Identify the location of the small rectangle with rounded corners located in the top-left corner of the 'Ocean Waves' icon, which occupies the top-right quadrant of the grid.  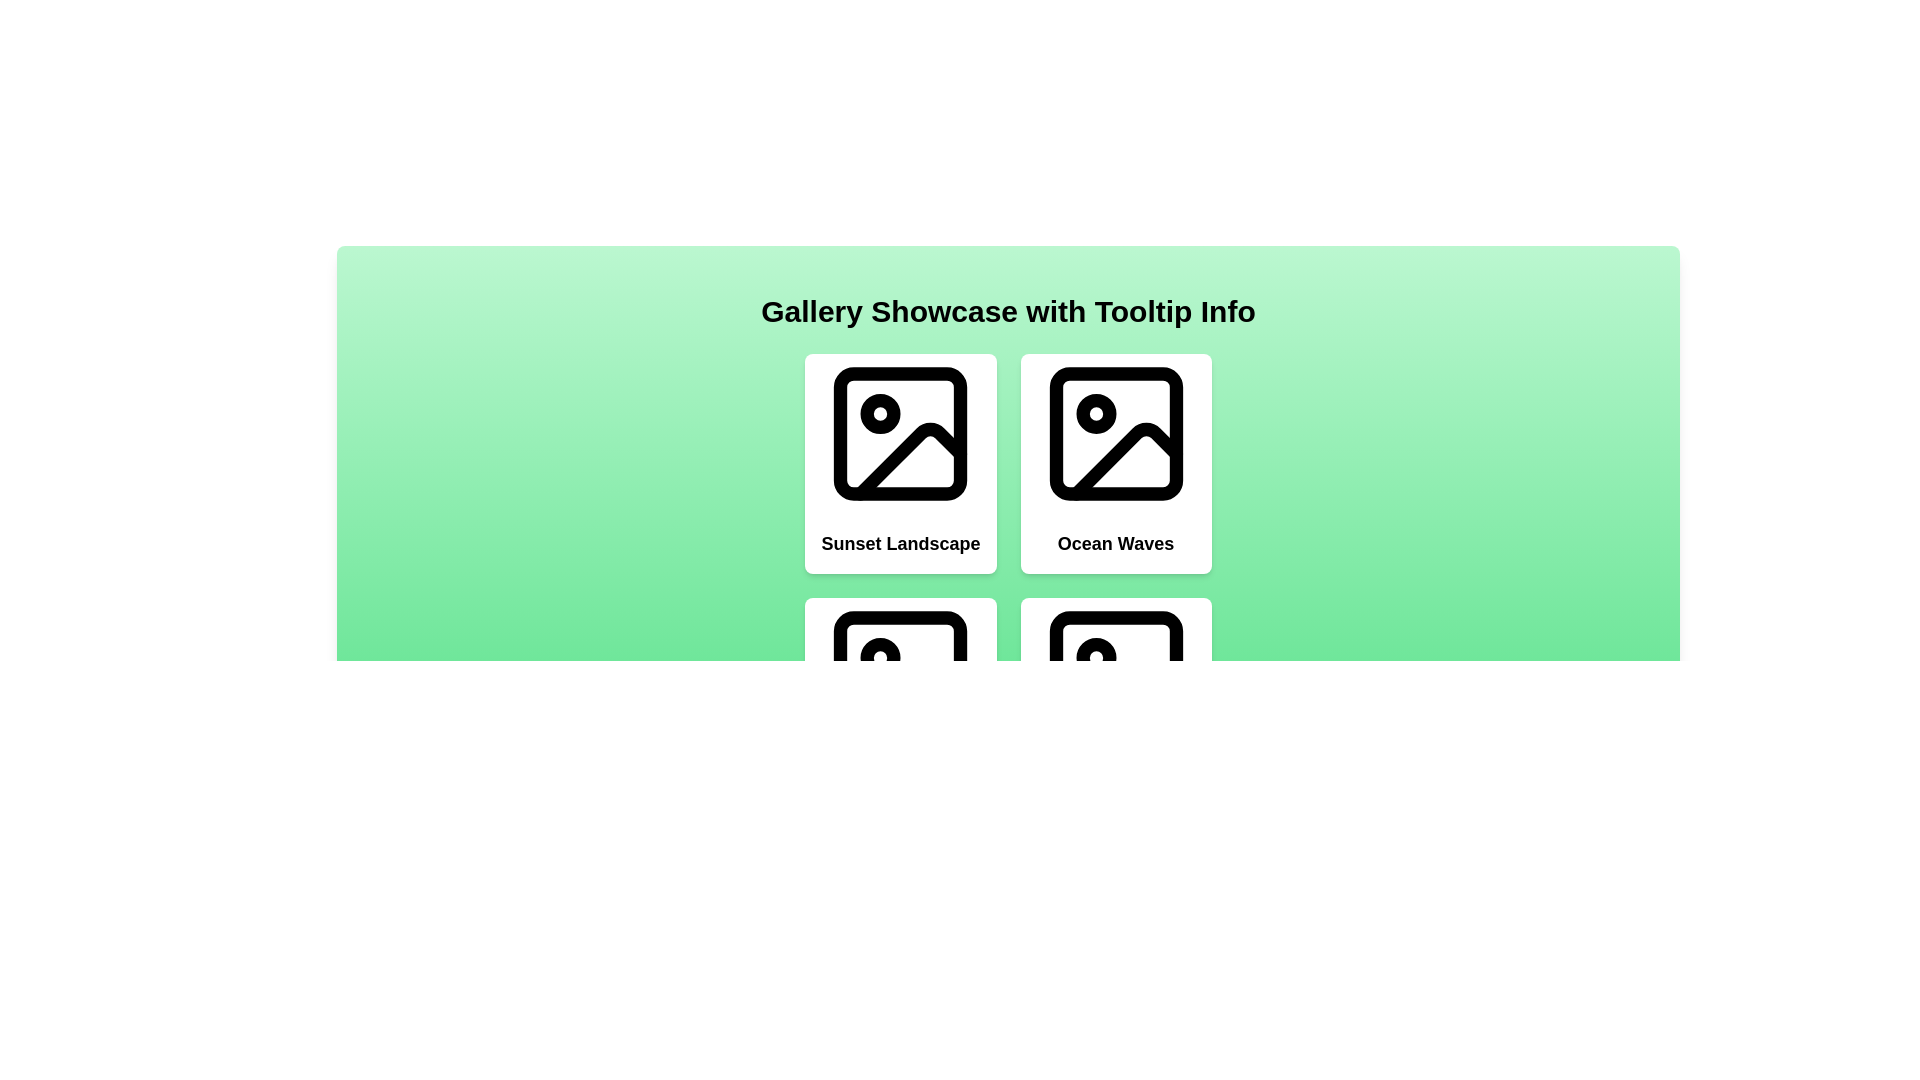
(1115, 433).